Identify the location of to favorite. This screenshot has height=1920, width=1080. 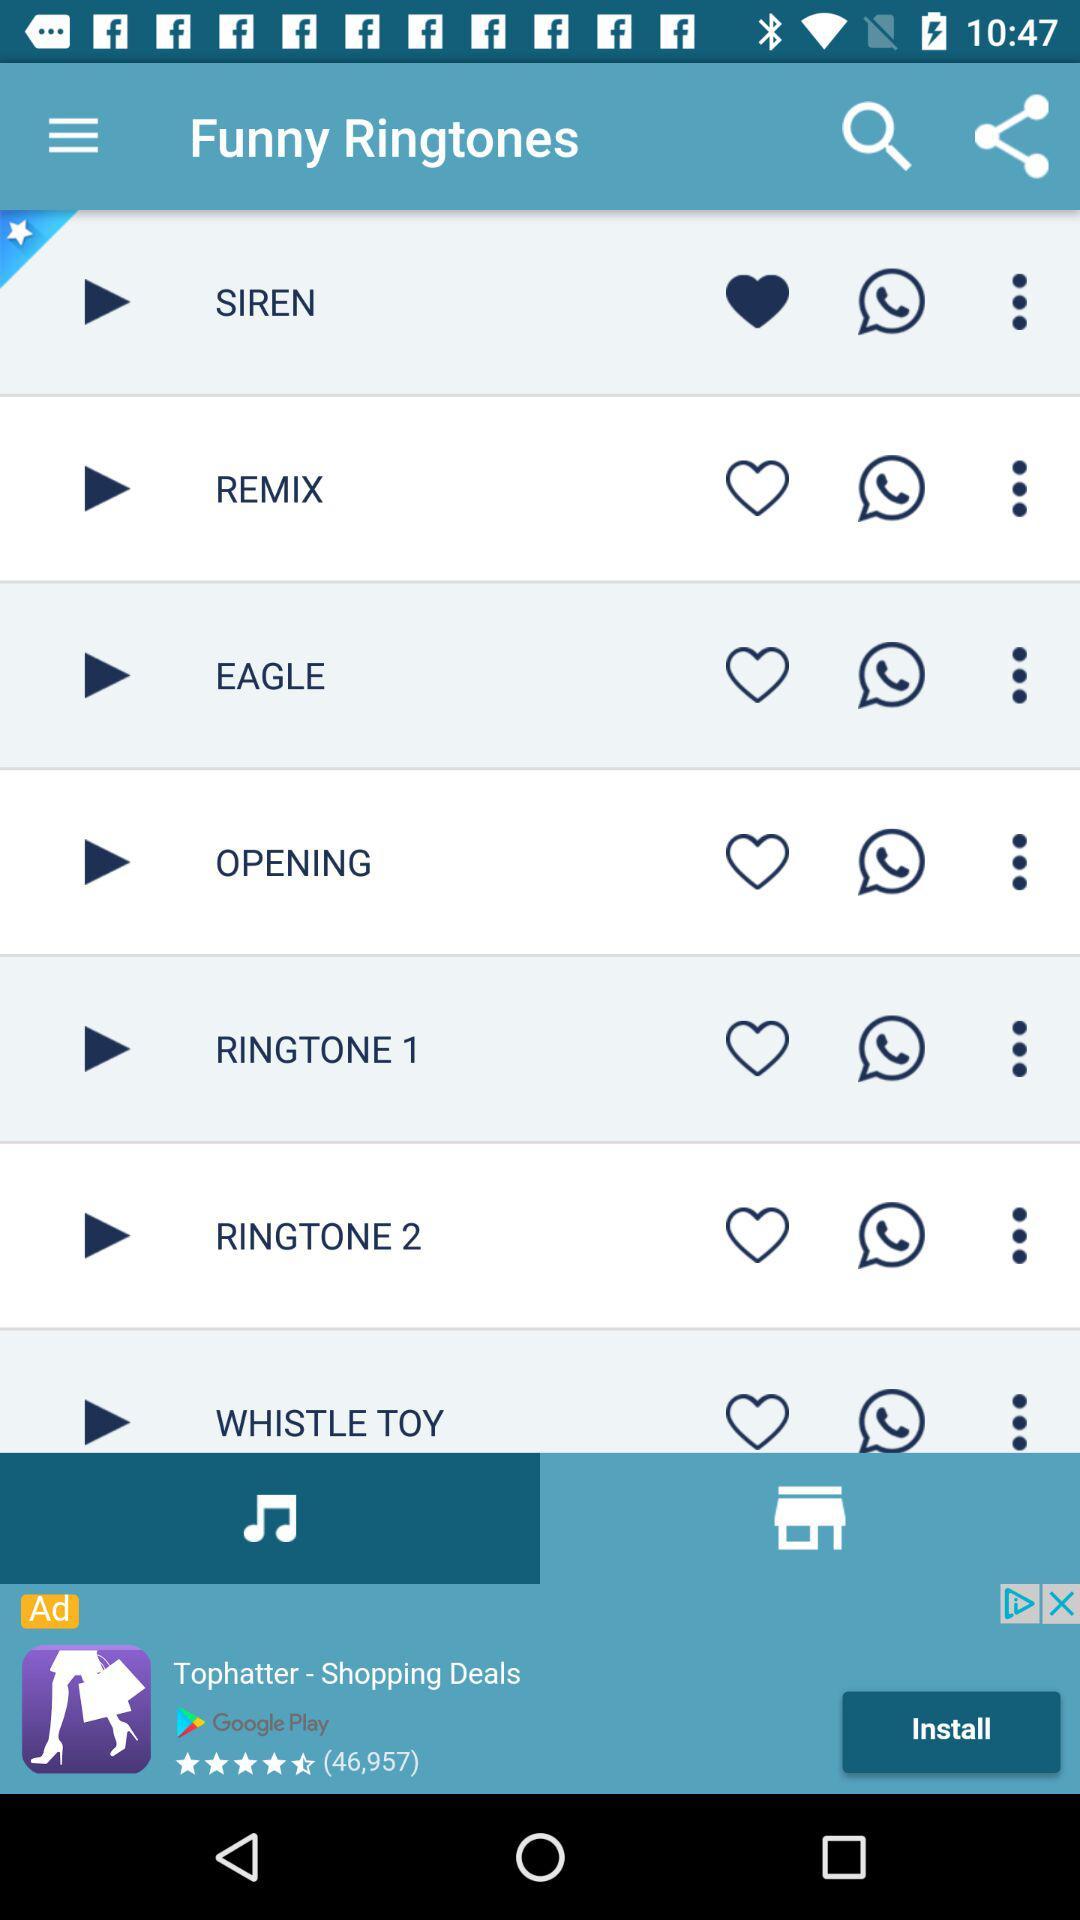
(757, 488).